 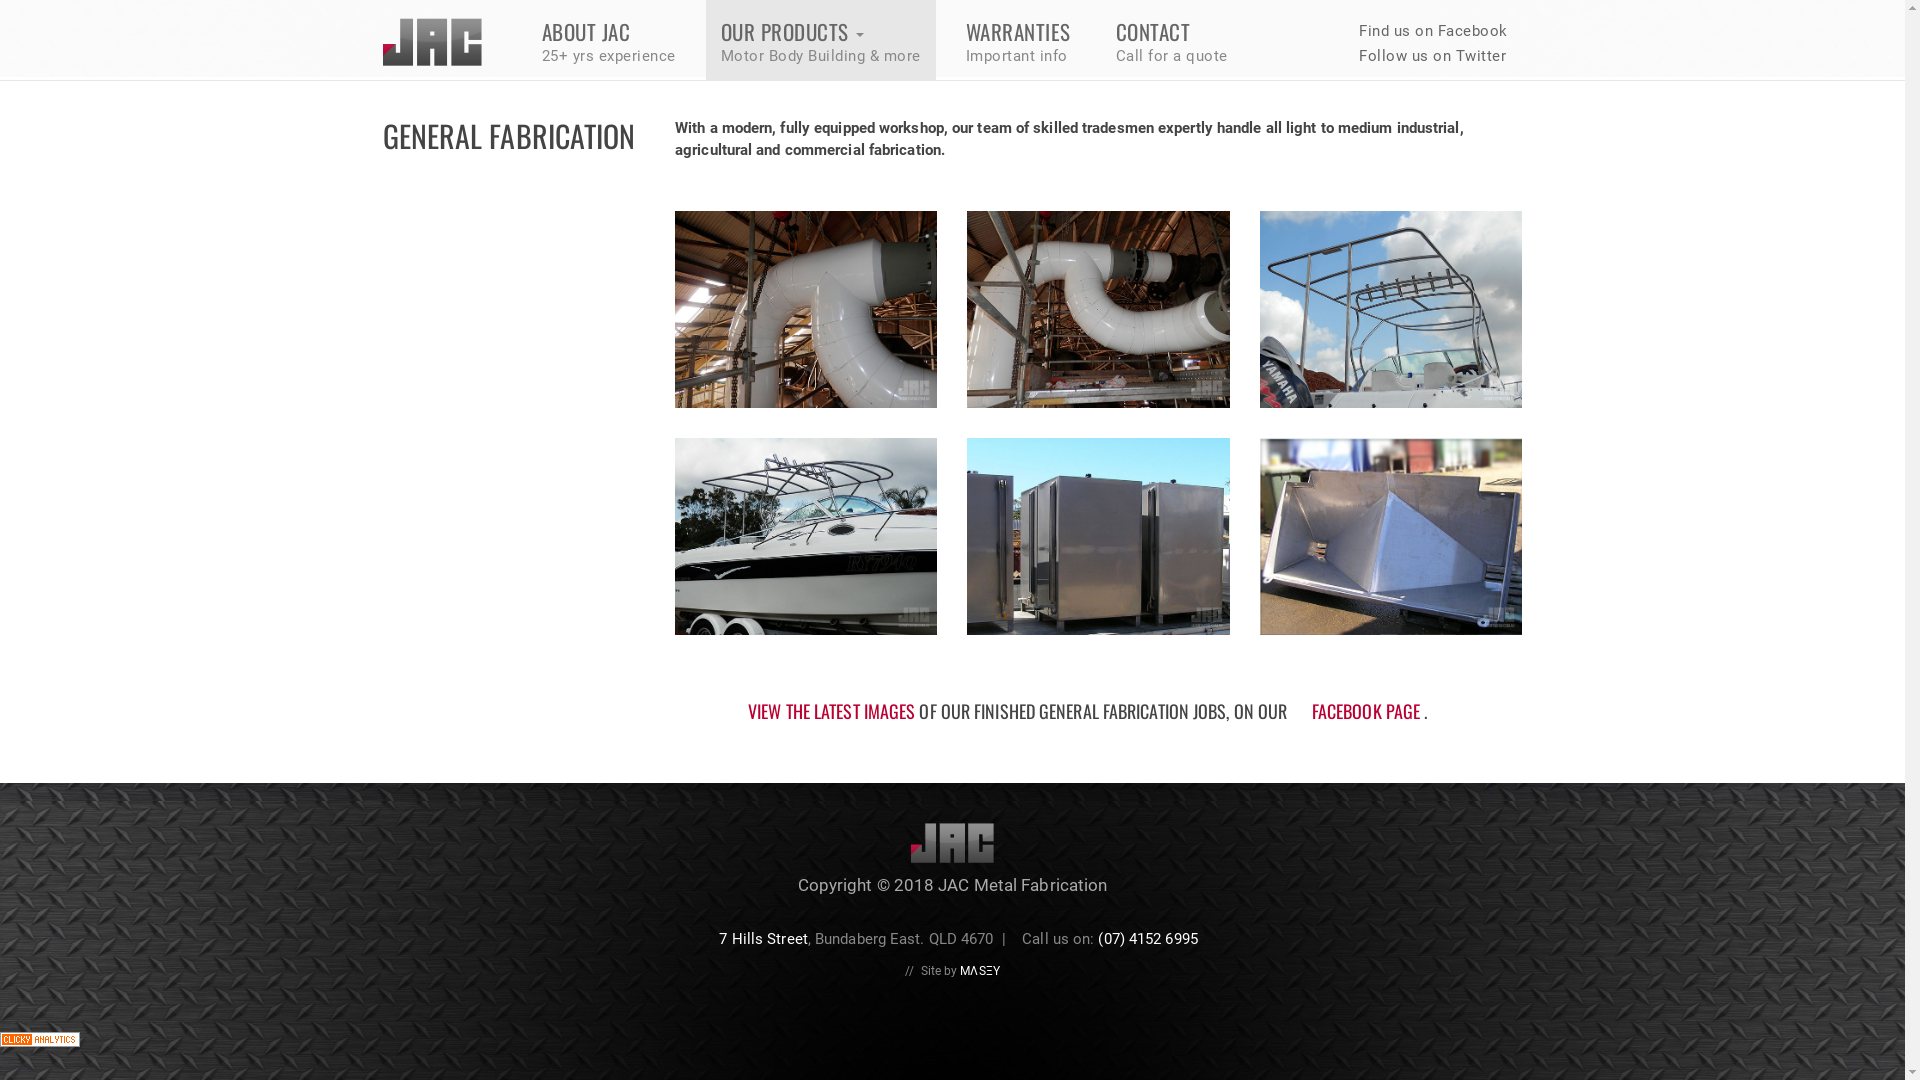 What do you see at coordinates (1147, 938) in the screenshot?
I see `'(07) 4152 6995'` at bounding box center [1147, 938].